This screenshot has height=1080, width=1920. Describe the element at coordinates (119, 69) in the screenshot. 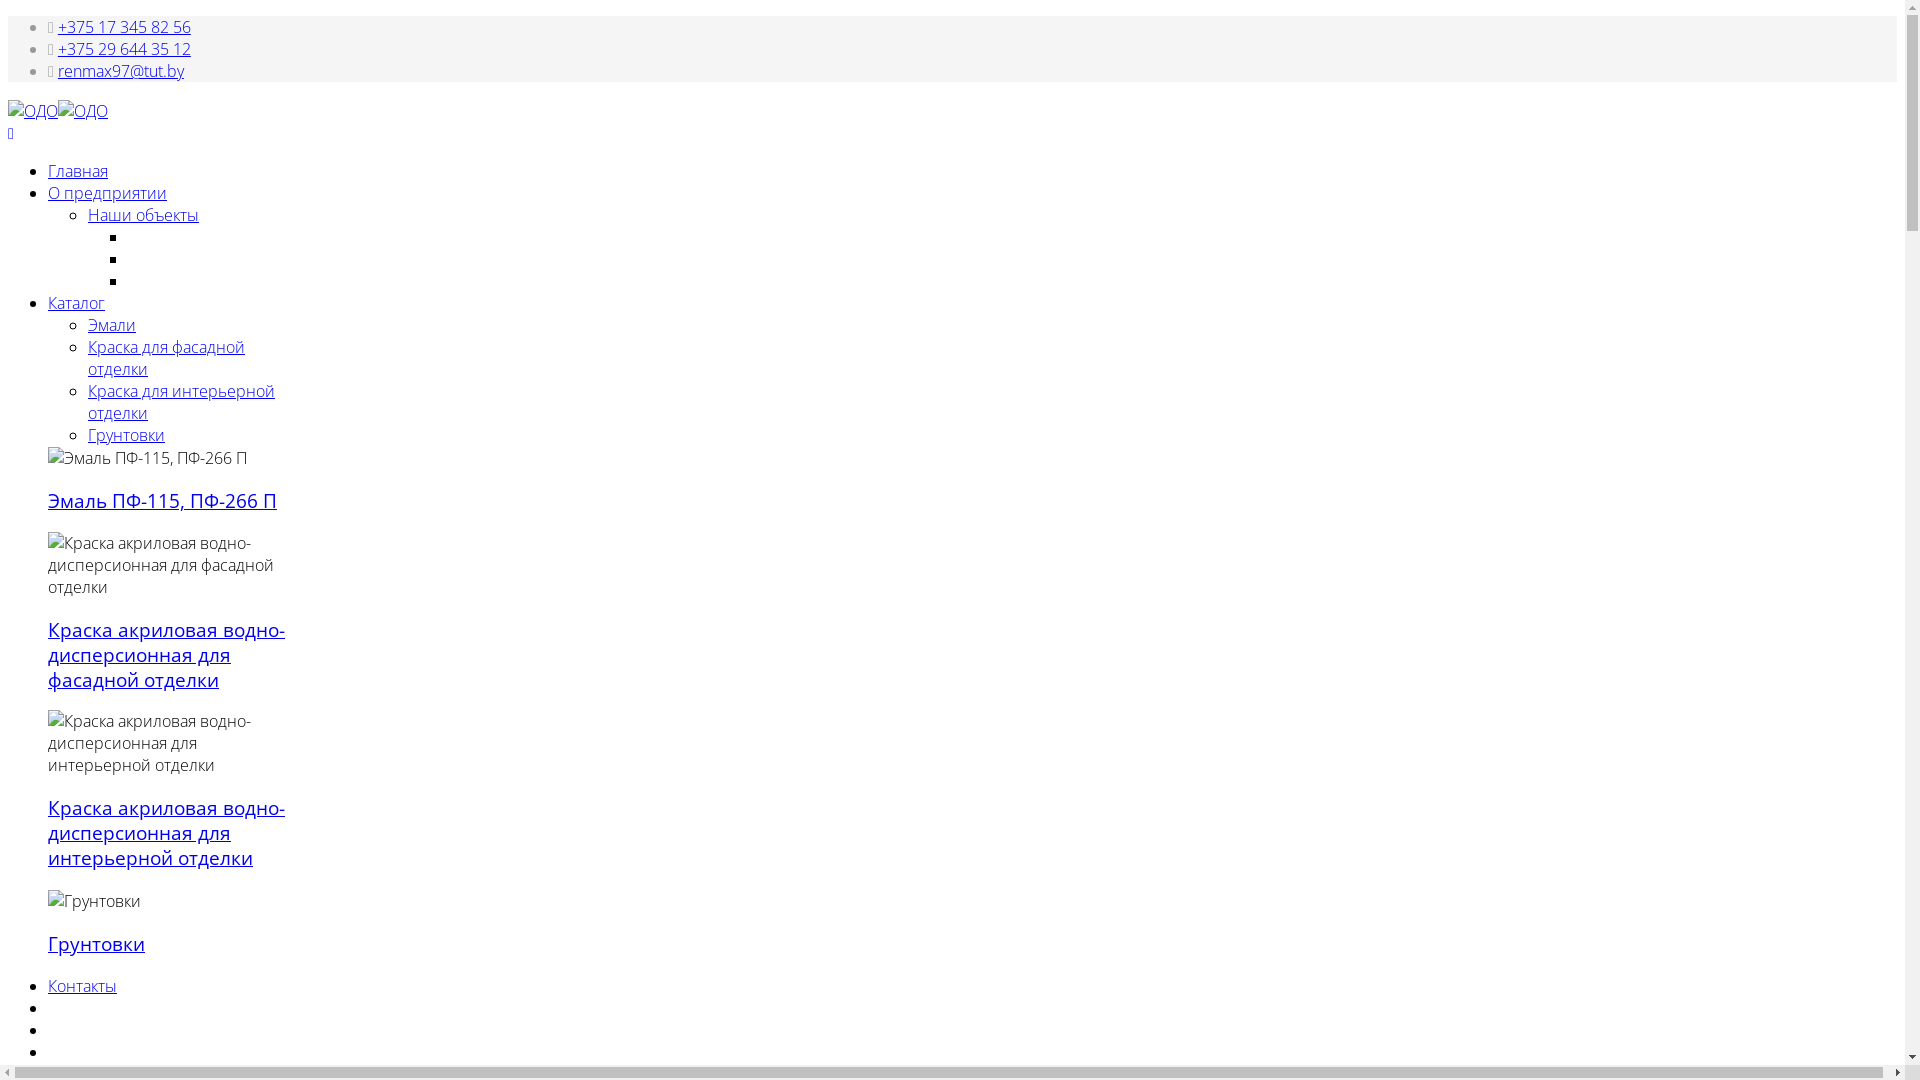

I see `'renmax97@tut.by'` at that location.